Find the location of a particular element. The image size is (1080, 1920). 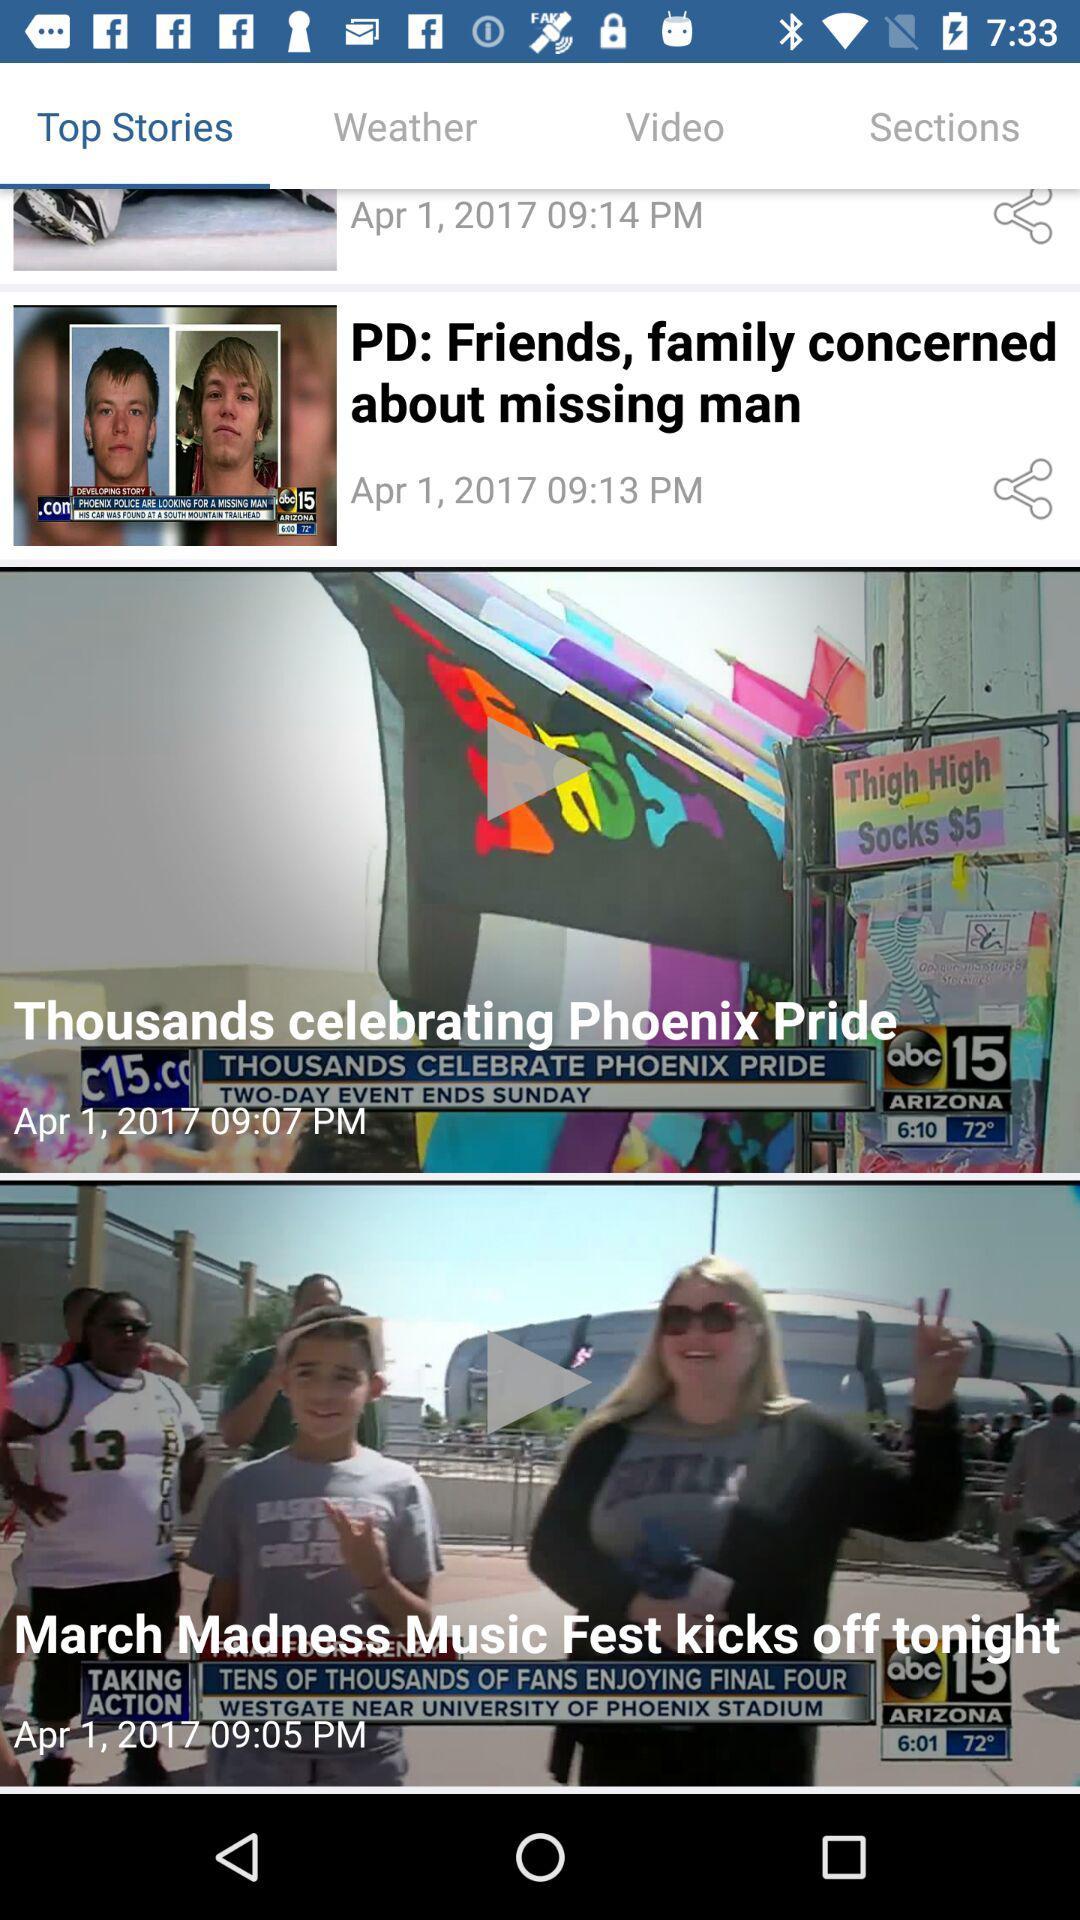

share the article is located at coordinates (1027, 489).